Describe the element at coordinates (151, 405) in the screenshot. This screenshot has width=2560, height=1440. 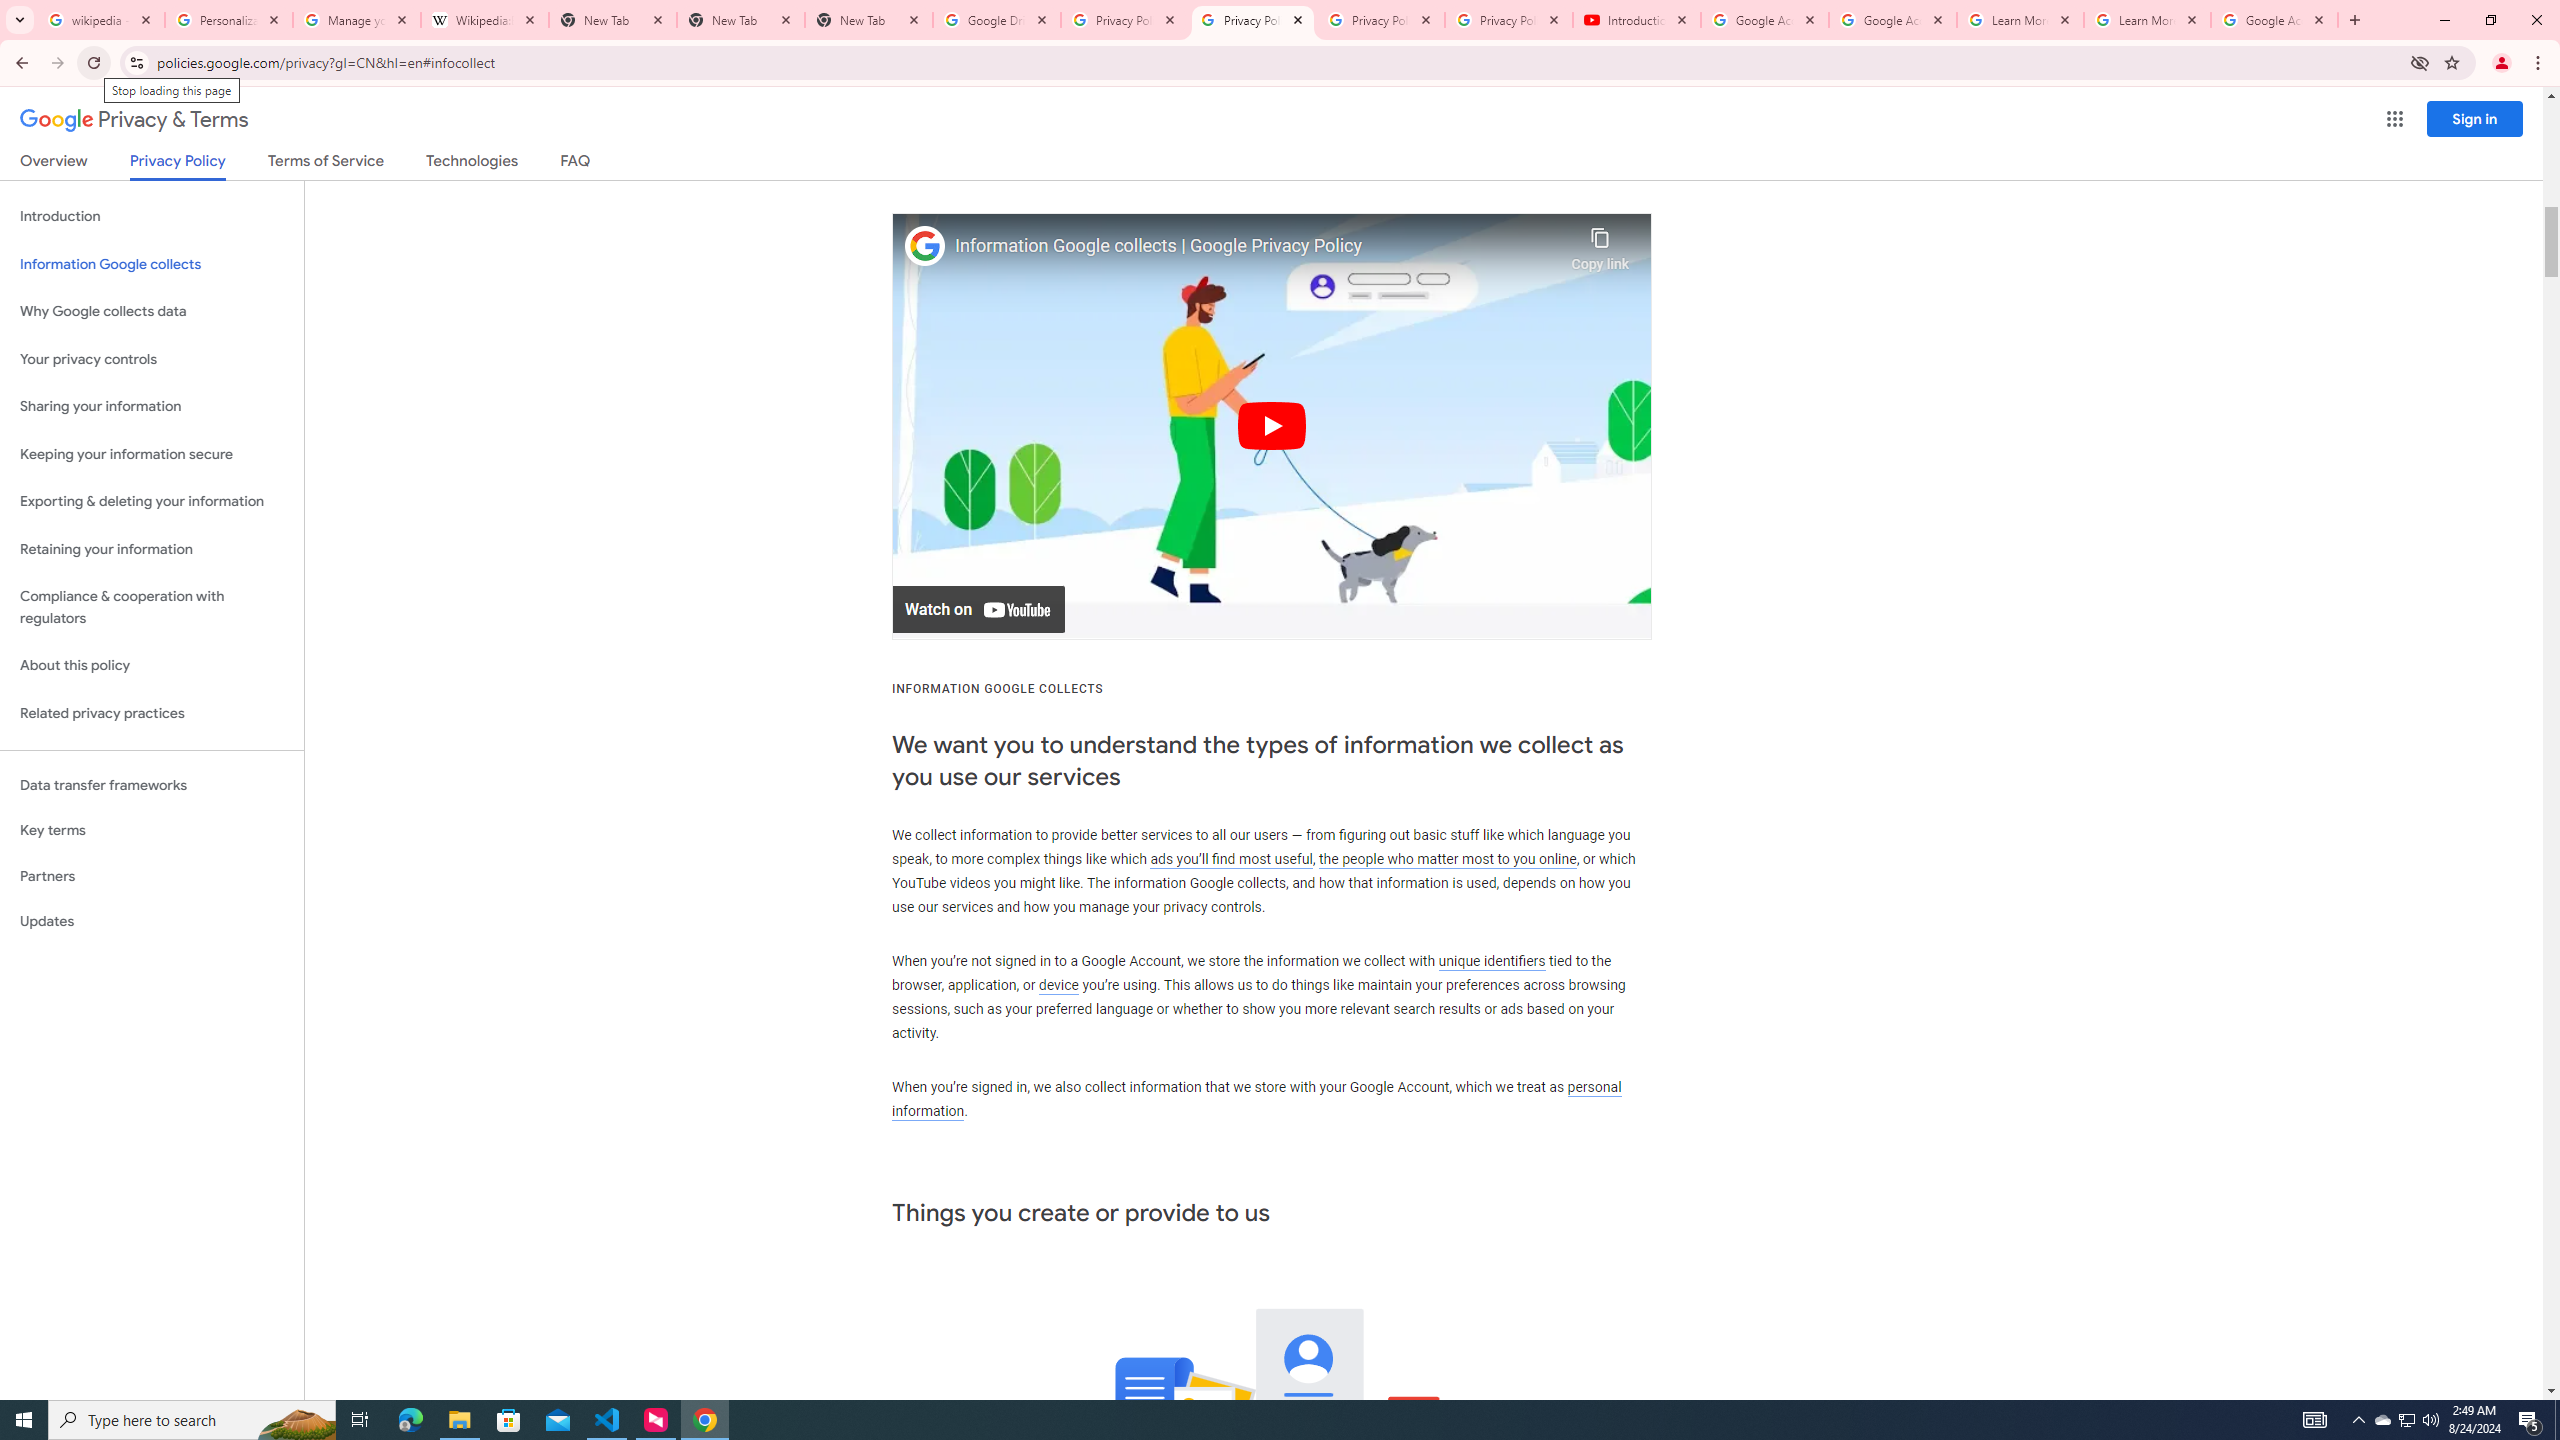
I see `'Sharing your information'` at that location.